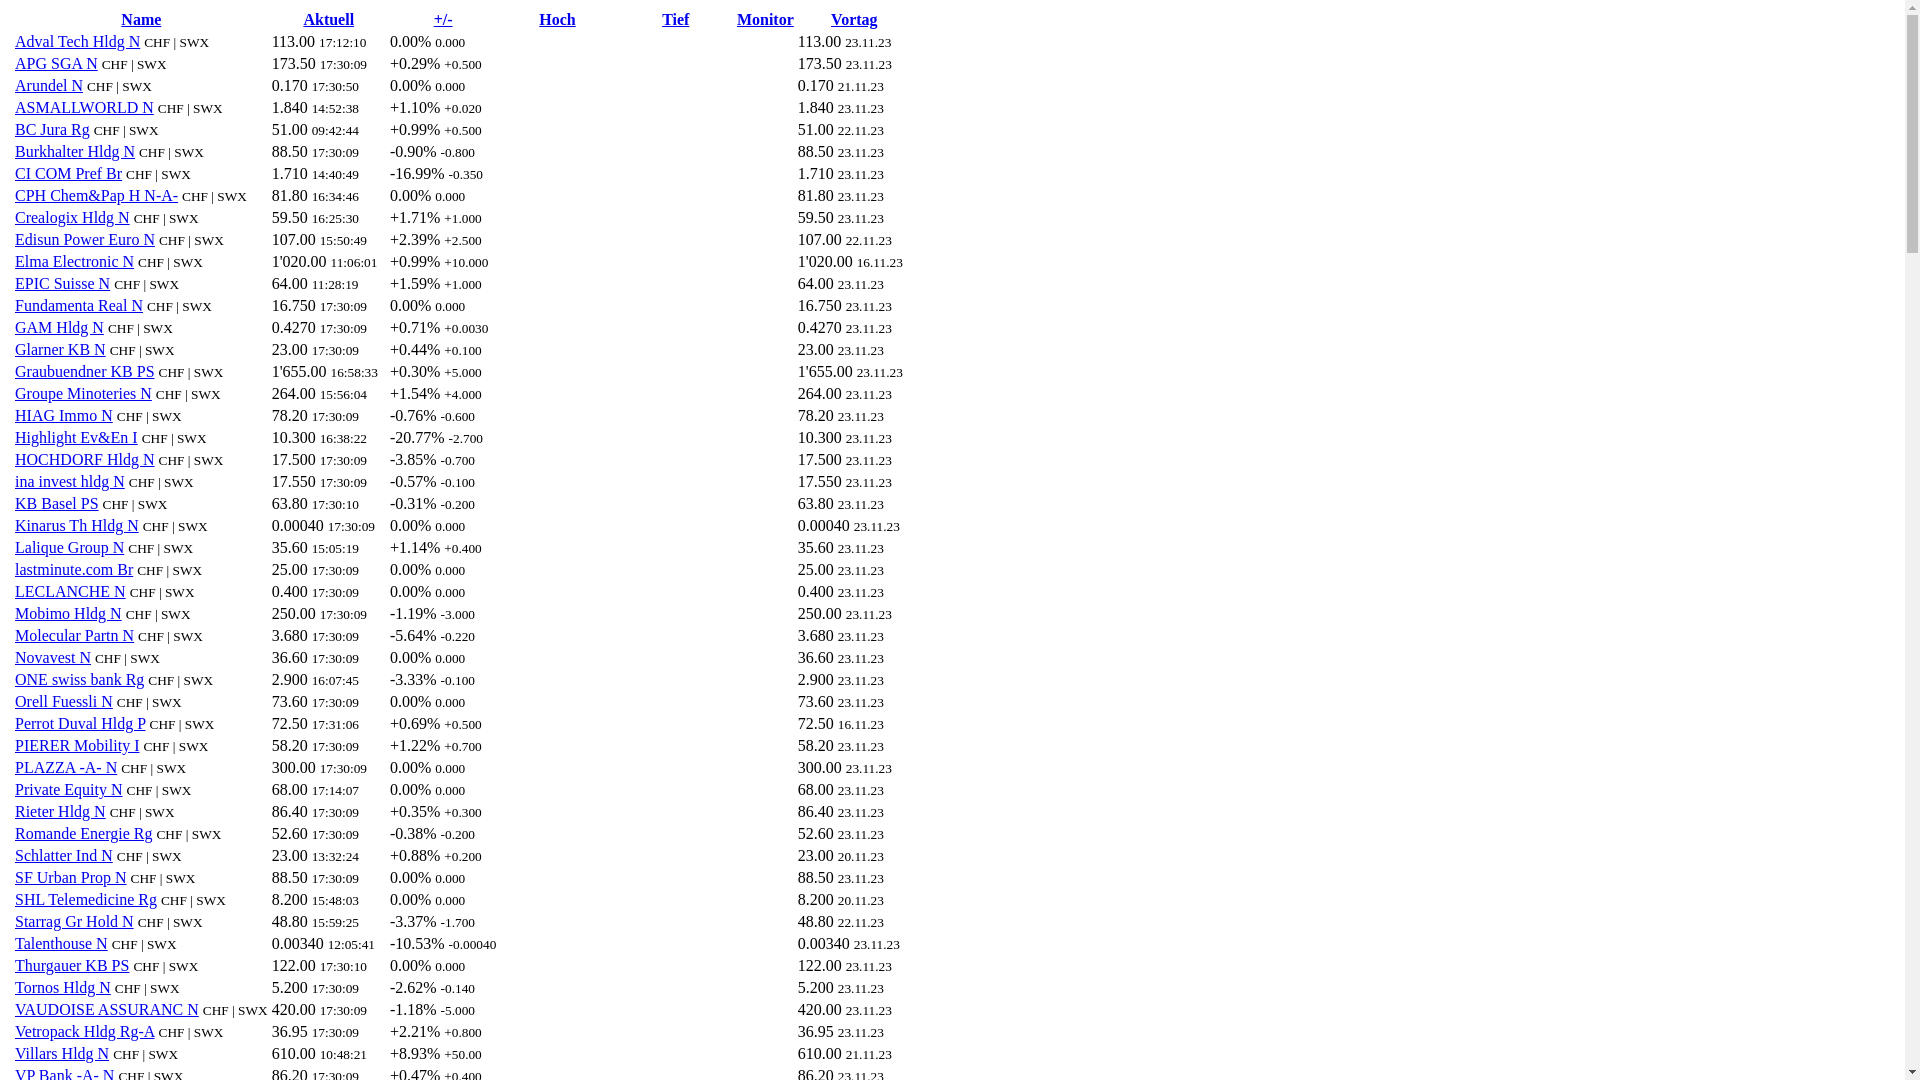  I want to click on 'Glarner KB N', so click(60, 348).